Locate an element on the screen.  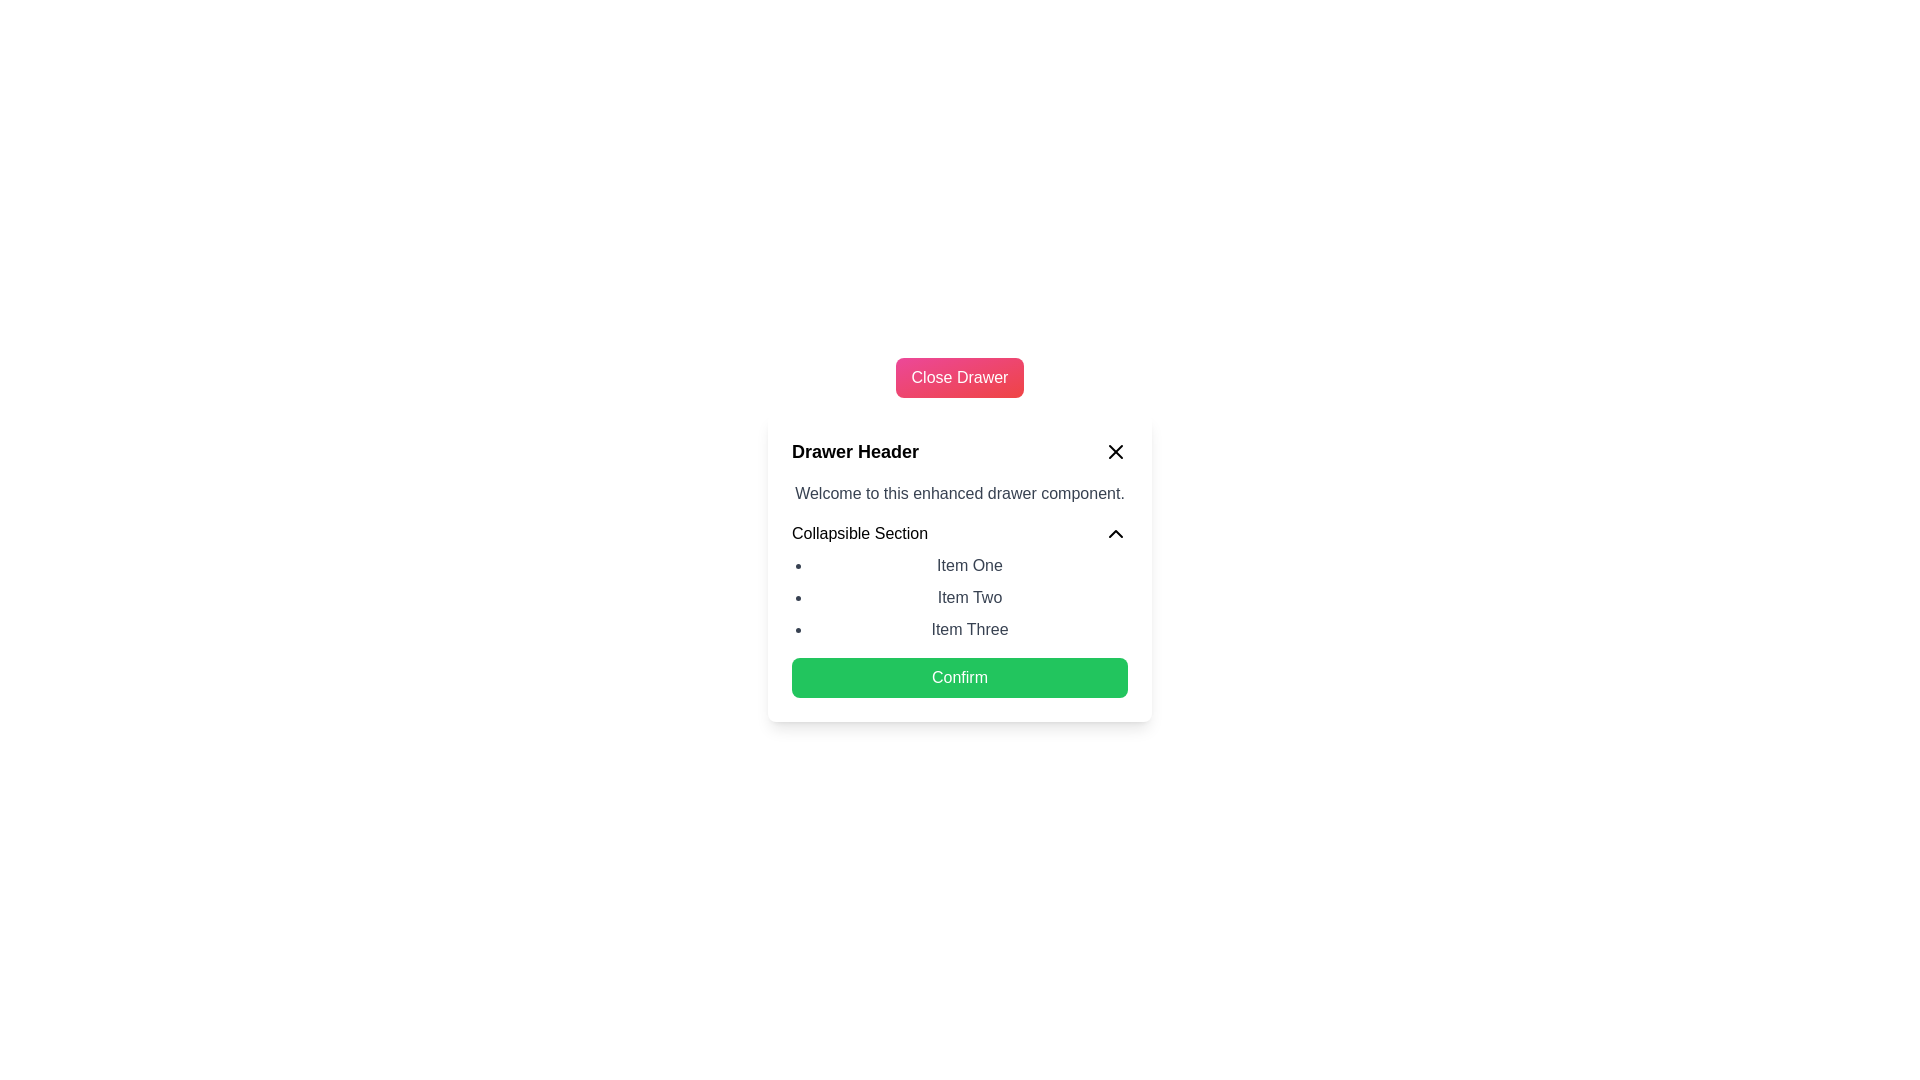
the close button located at the top-right corner of the 'Drawer Header' section, which is used to dismiss the modal or drawer panel is located at coordinates (1115, 451).